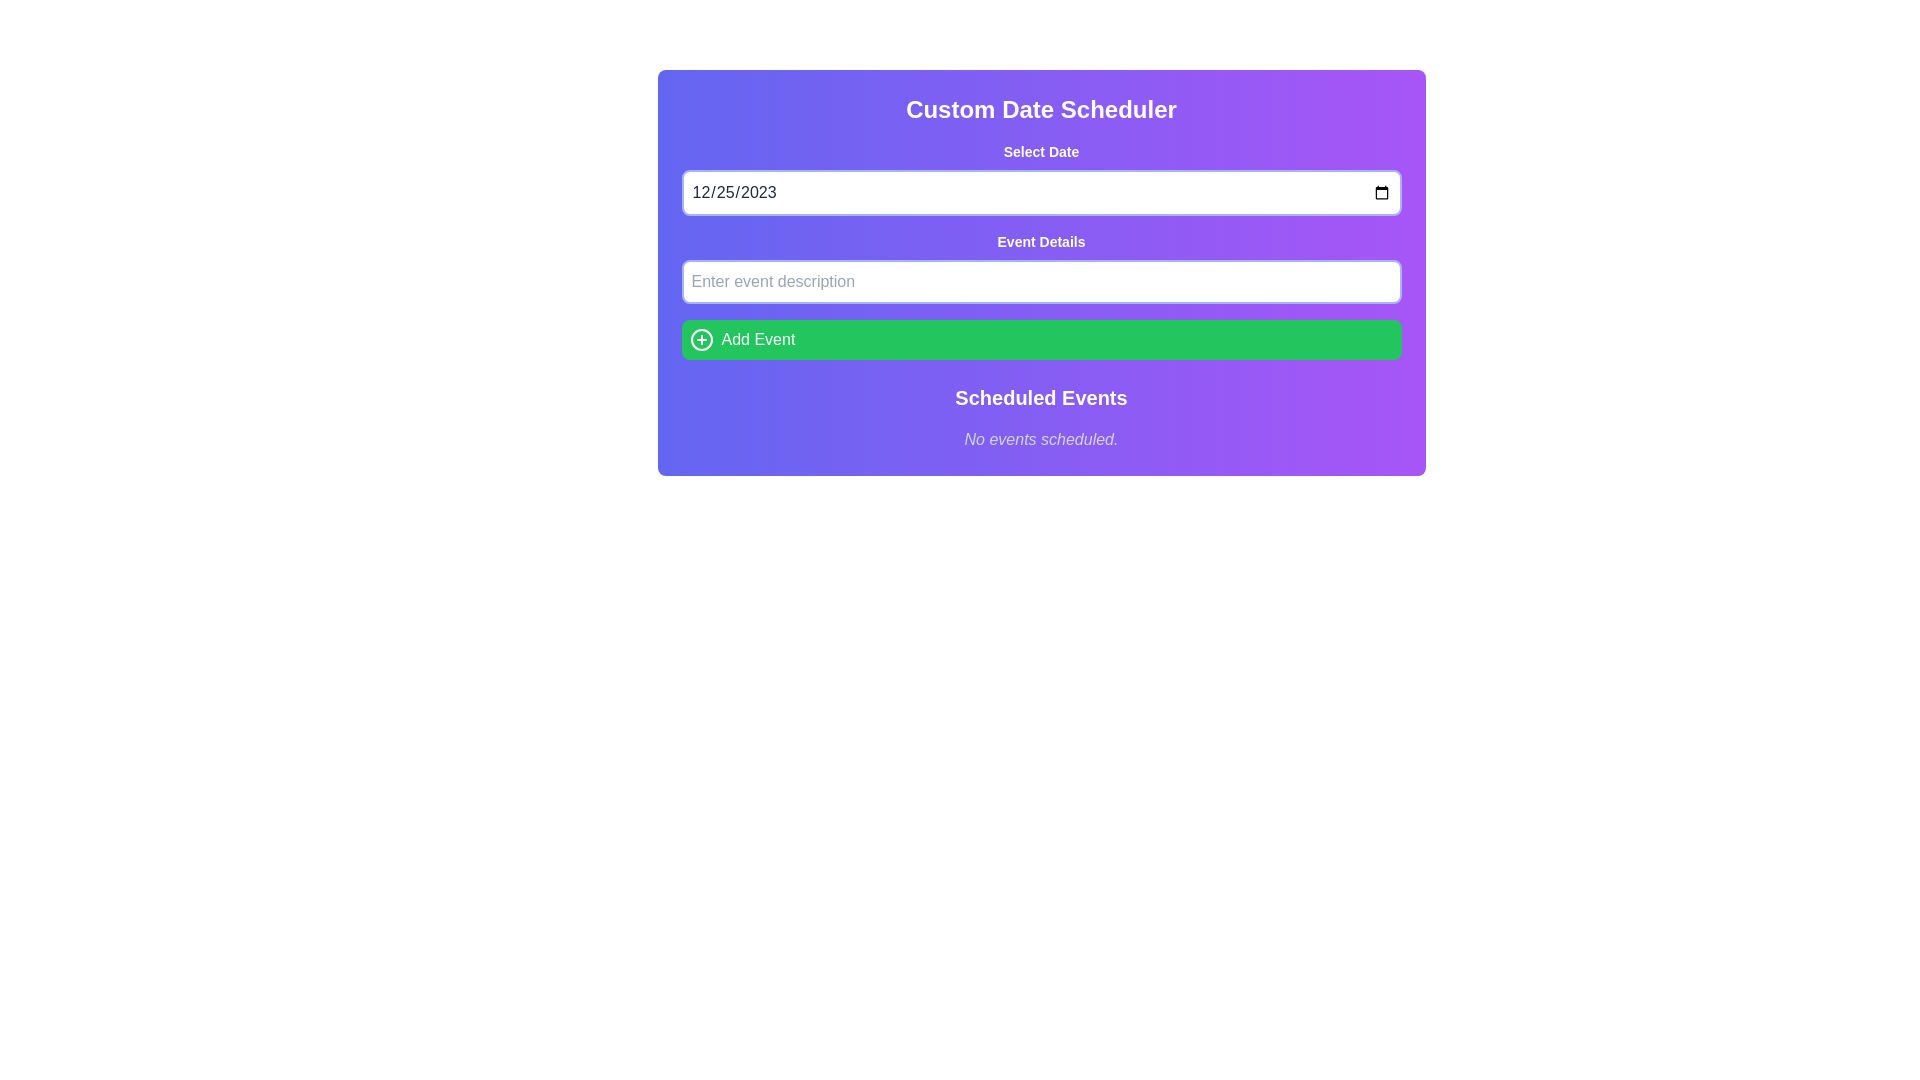 The image size is (1920, 1080). I want to click on the 'Add Event' button located at the bottom of the grouped section, so click(1040, 338).